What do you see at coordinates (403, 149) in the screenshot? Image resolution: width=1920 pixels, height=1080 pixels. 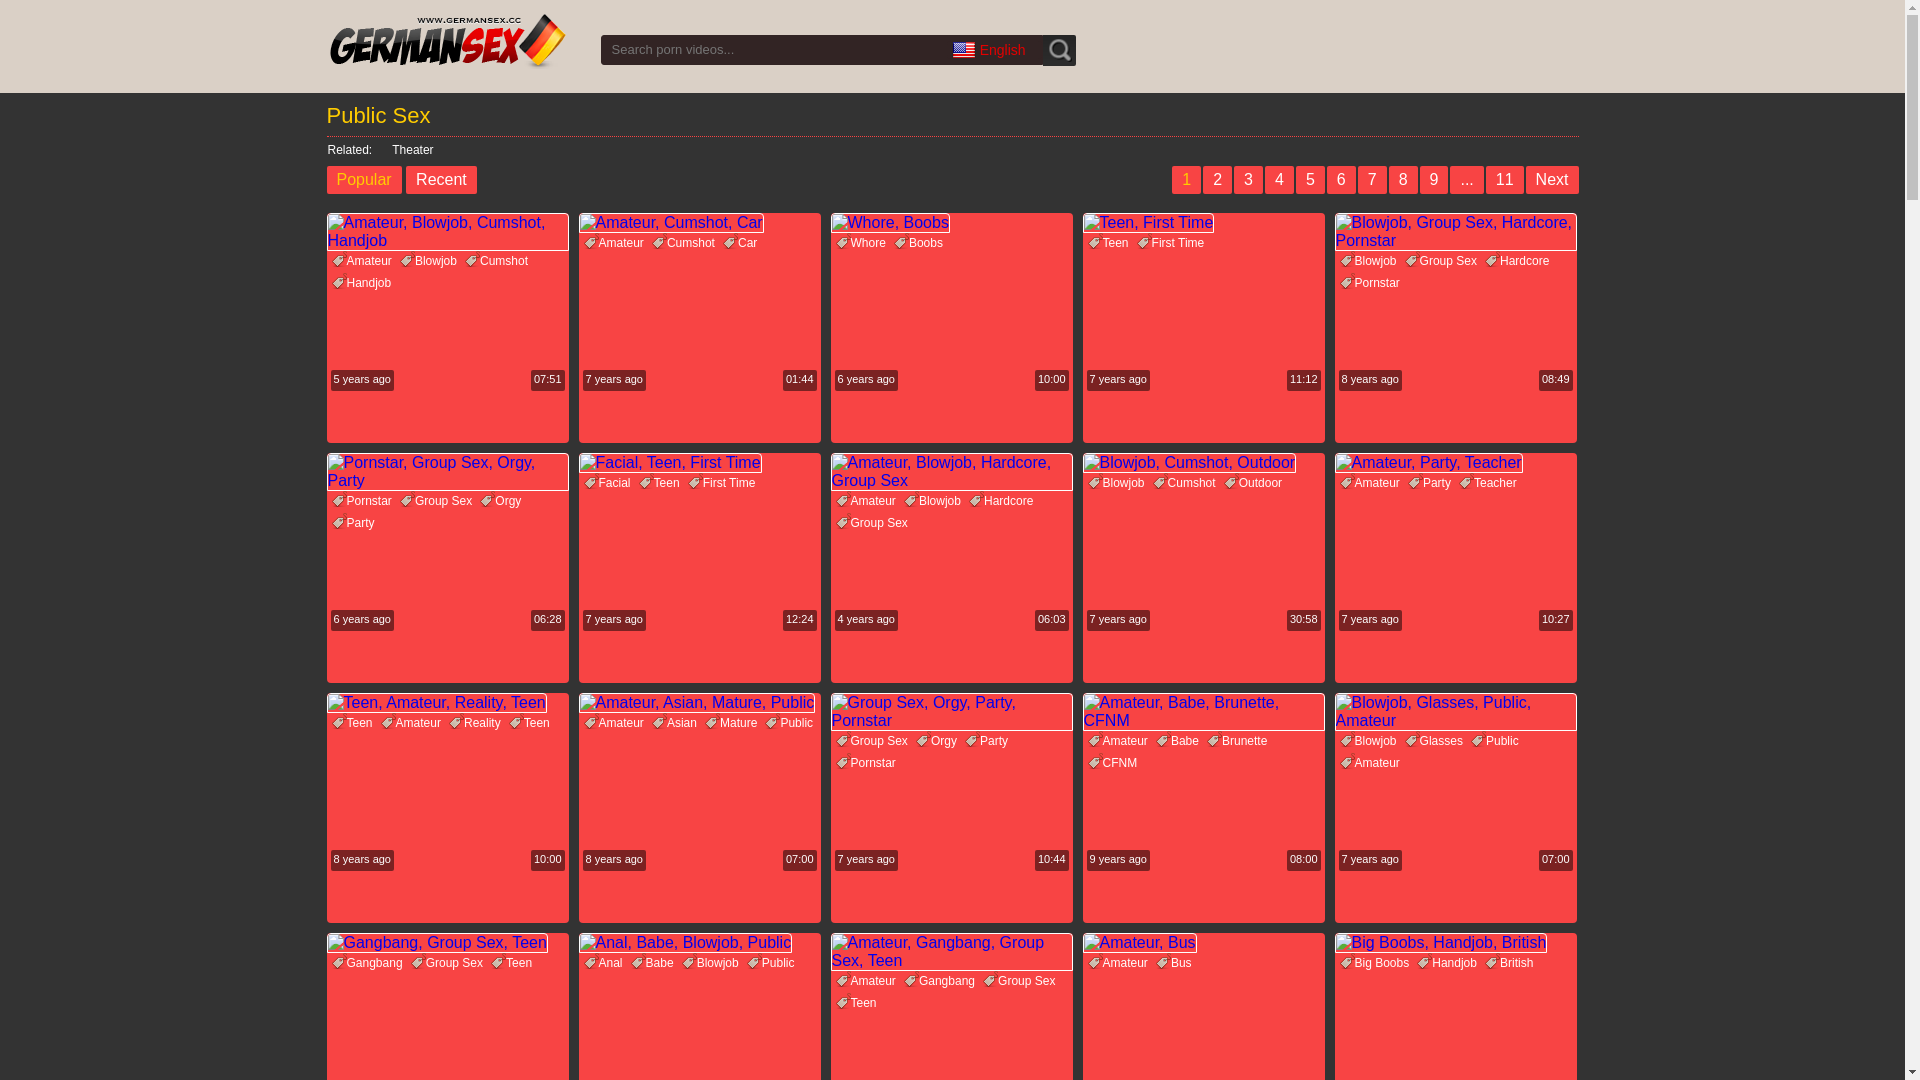 I see `'Theater'` at bounding box center [403, 149].